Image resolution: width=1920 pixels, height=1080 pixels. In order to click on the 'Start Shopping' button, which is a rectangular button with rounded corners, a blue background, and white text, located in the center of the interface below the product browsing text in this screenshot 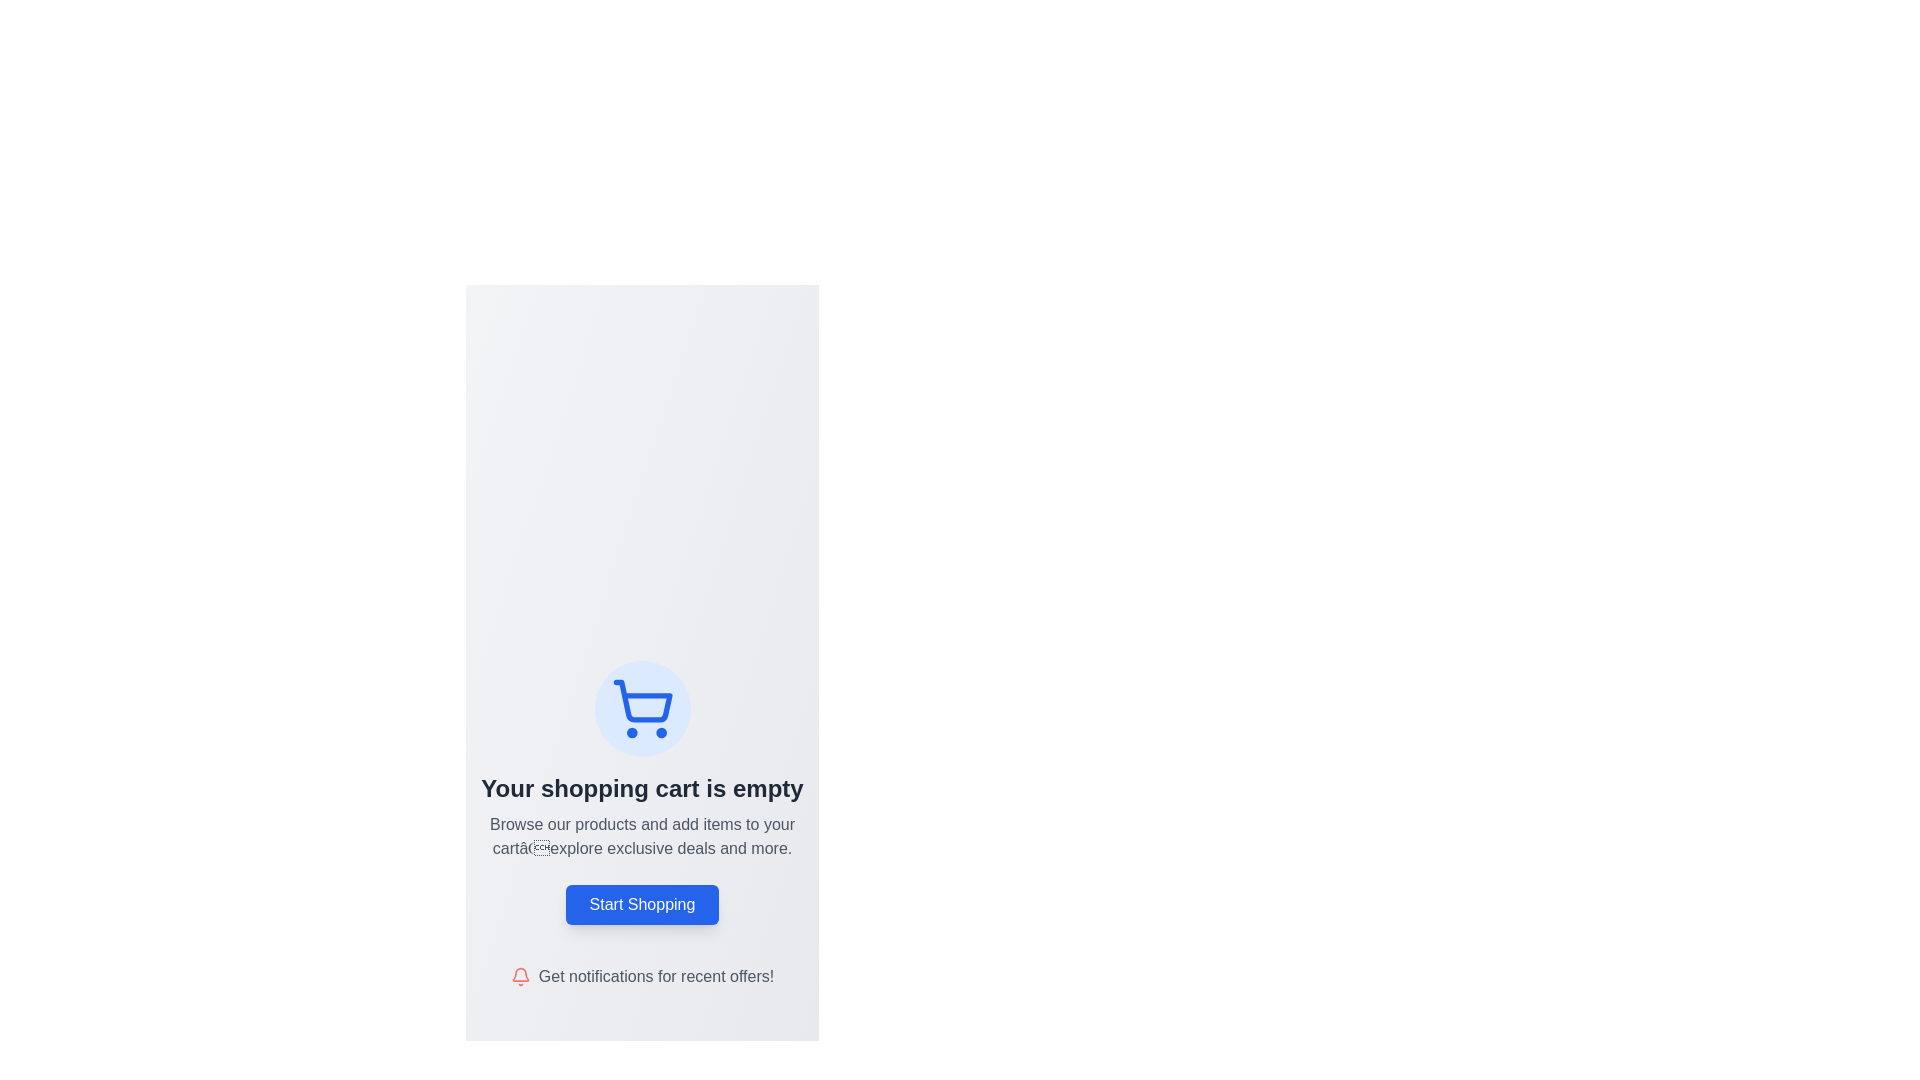, I will do `click(642, 905)`.